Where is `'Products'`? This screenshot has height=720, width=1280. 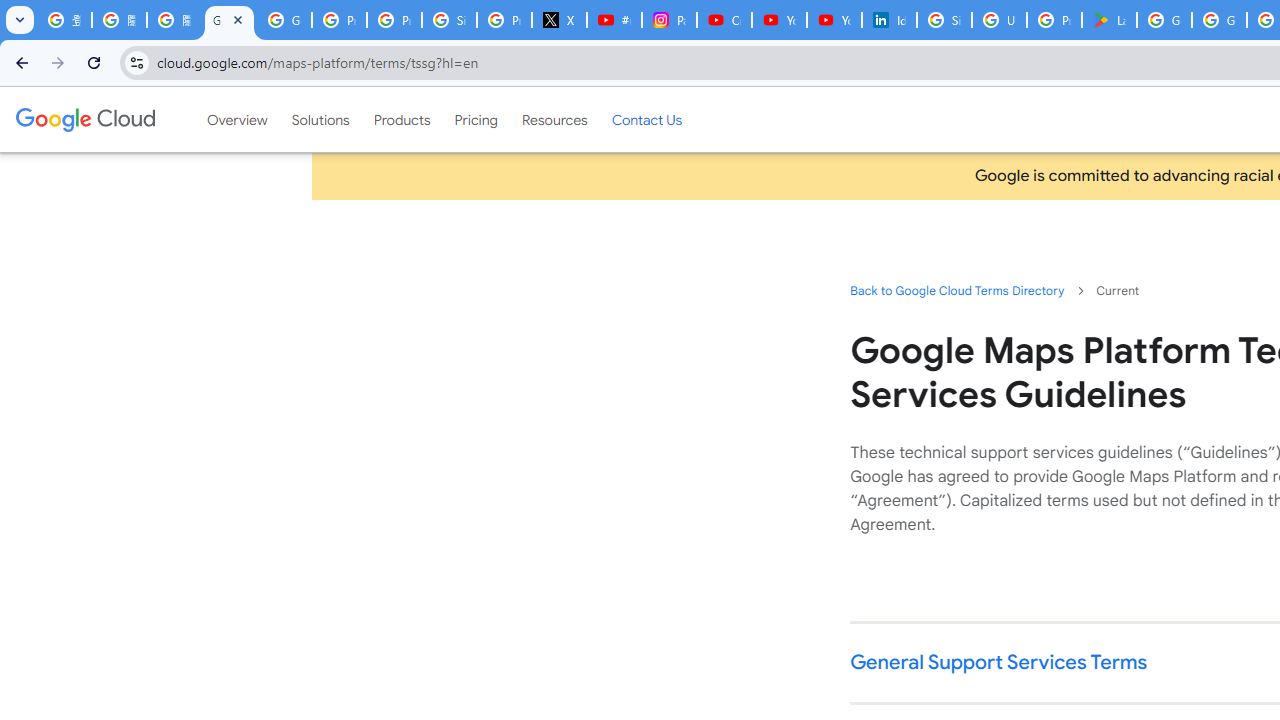
'Products' is located at coordinates (400, 119).